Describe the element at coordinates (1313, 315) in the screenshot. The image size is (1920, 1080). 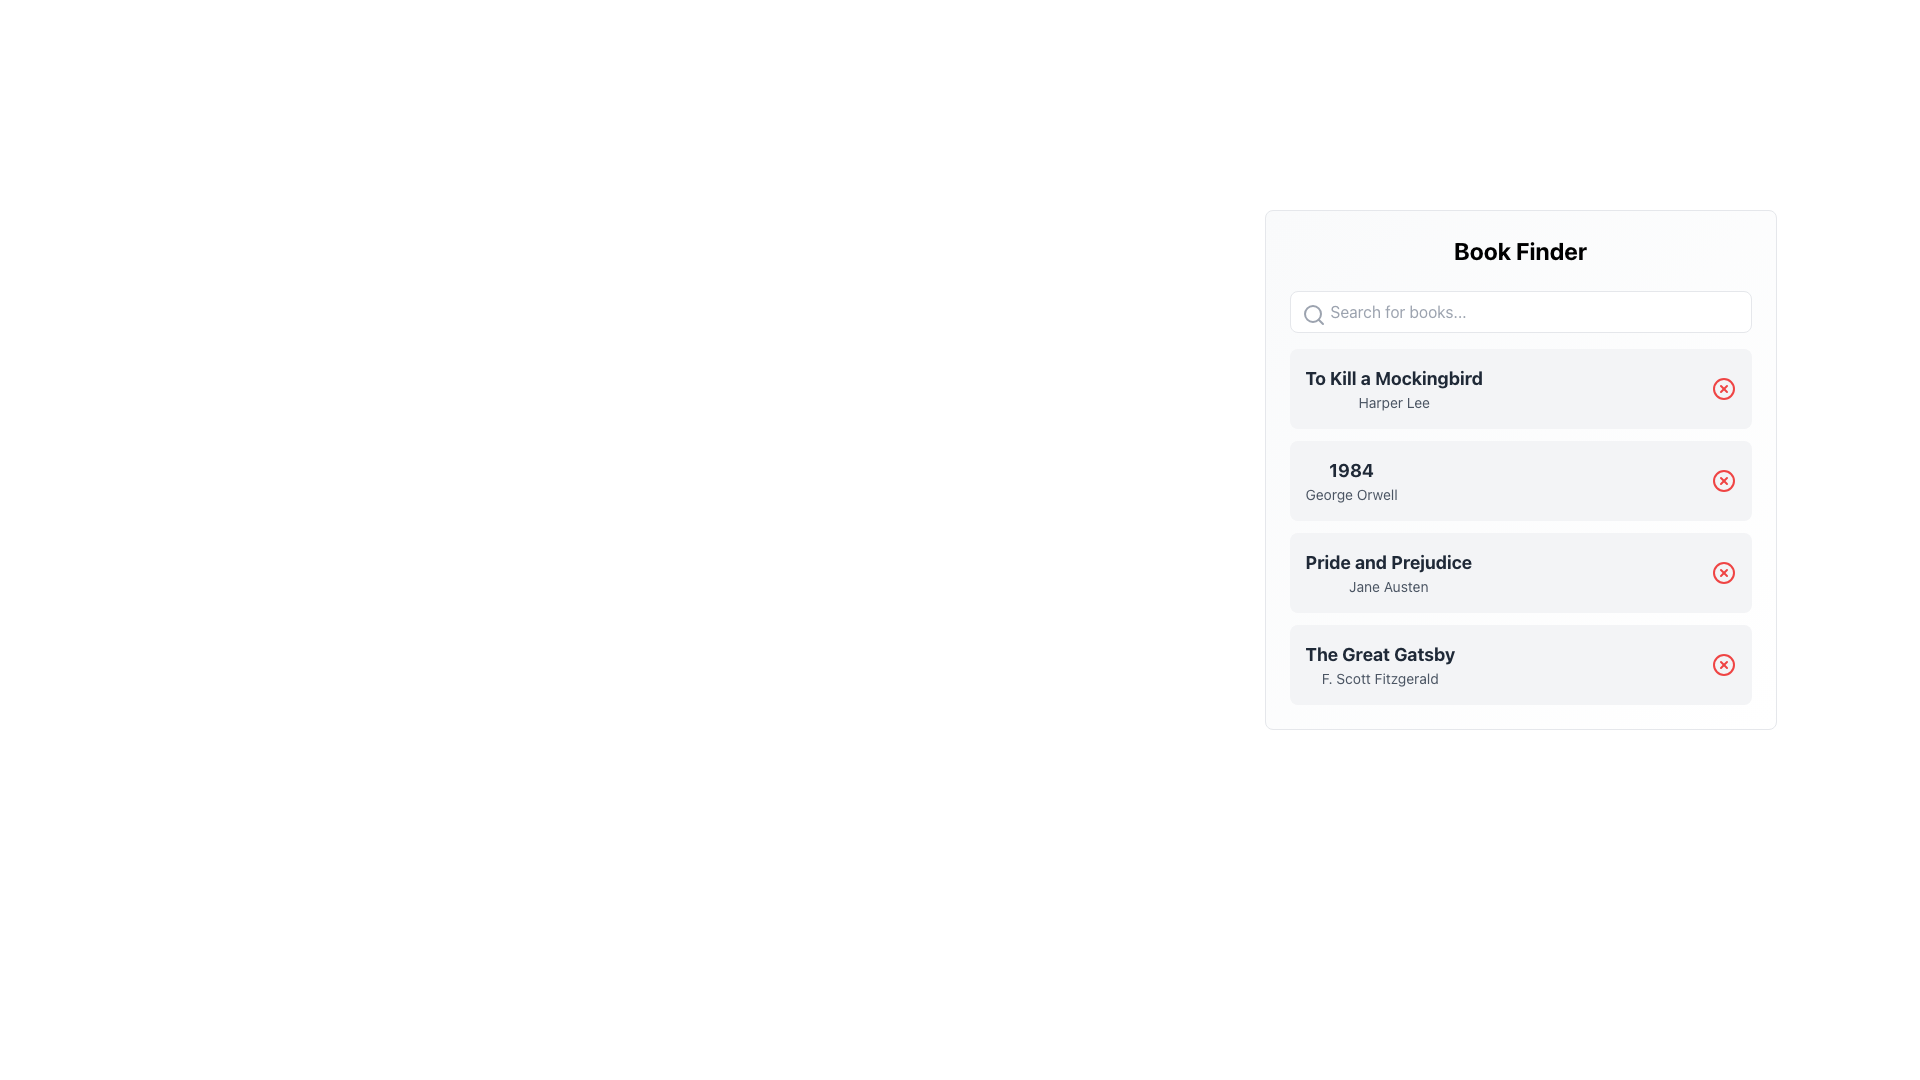
I see `the search icon located on the left side of the input field, which indicates the functionality for entering search queries` at that location.